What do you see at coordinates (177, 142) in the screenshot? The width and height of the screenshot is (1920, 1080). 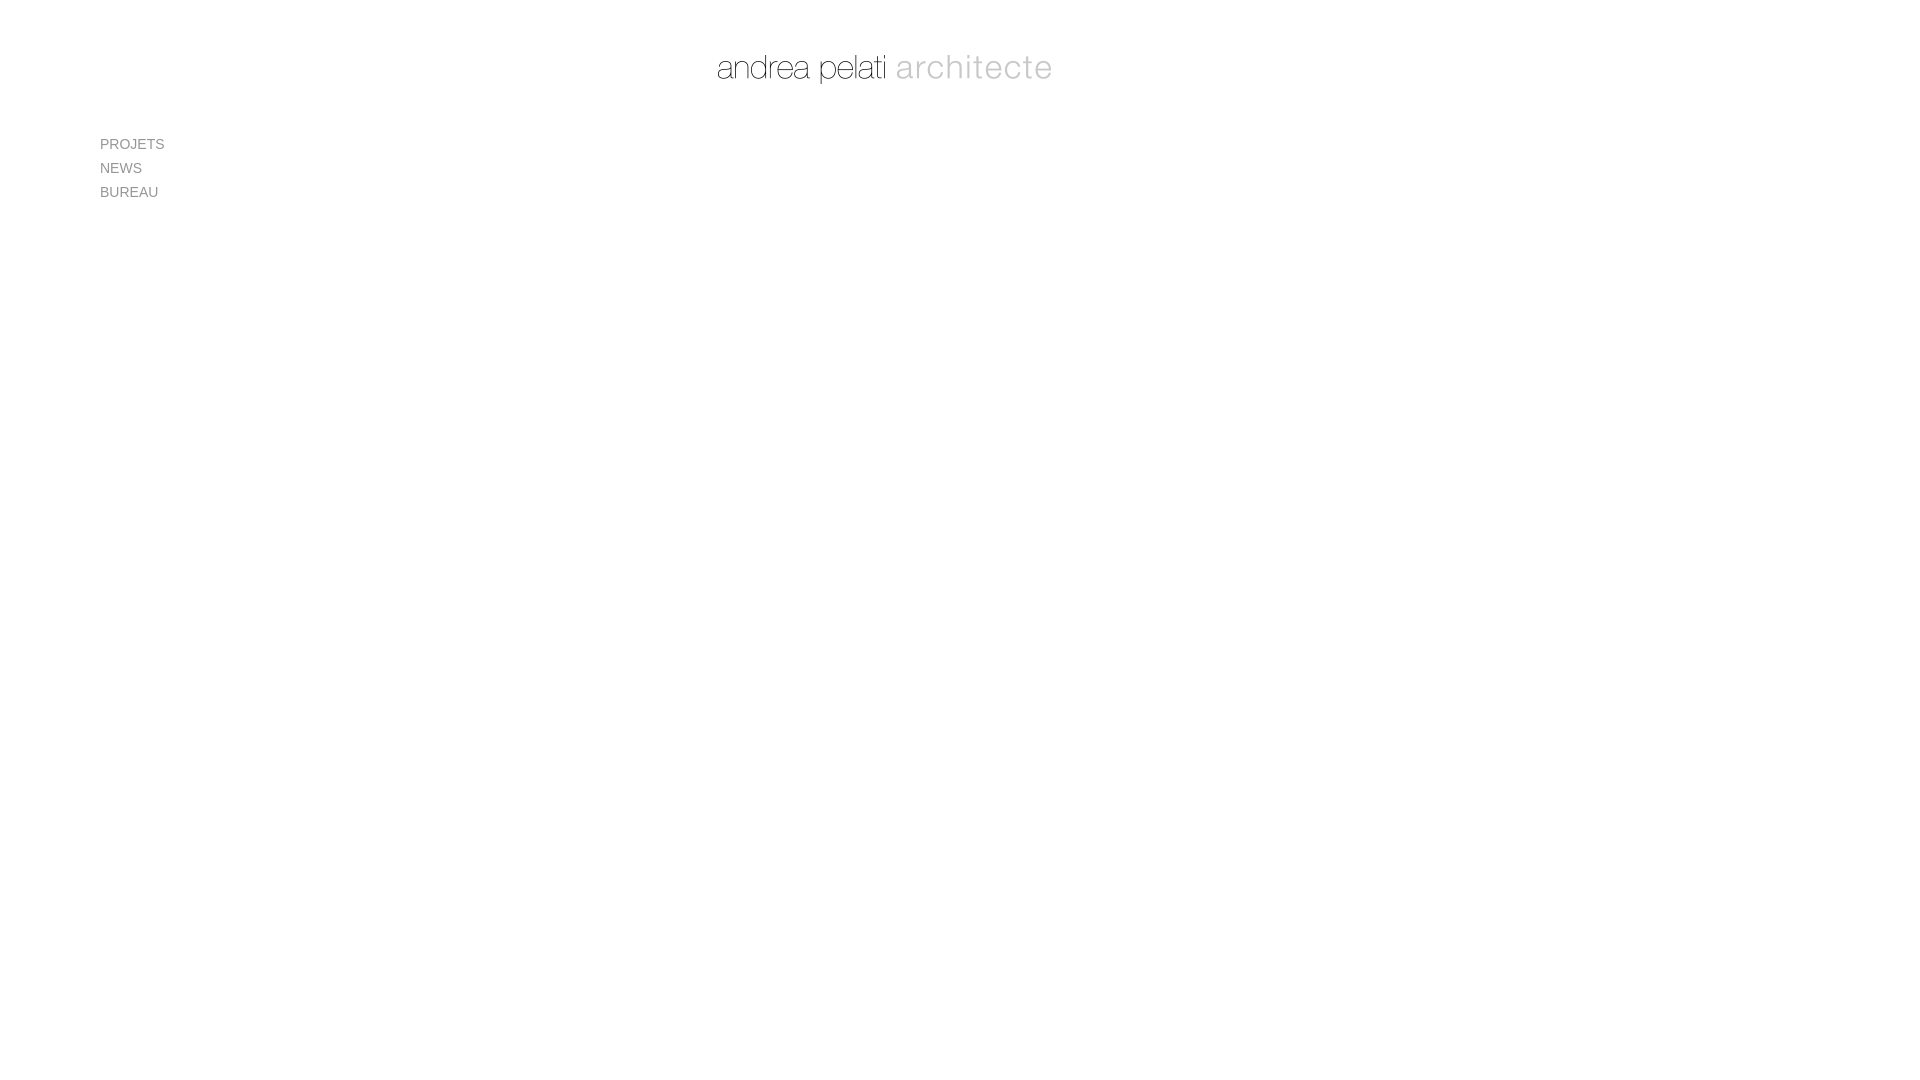 I see `'PROJETS'` at bounding box center [177, 142].